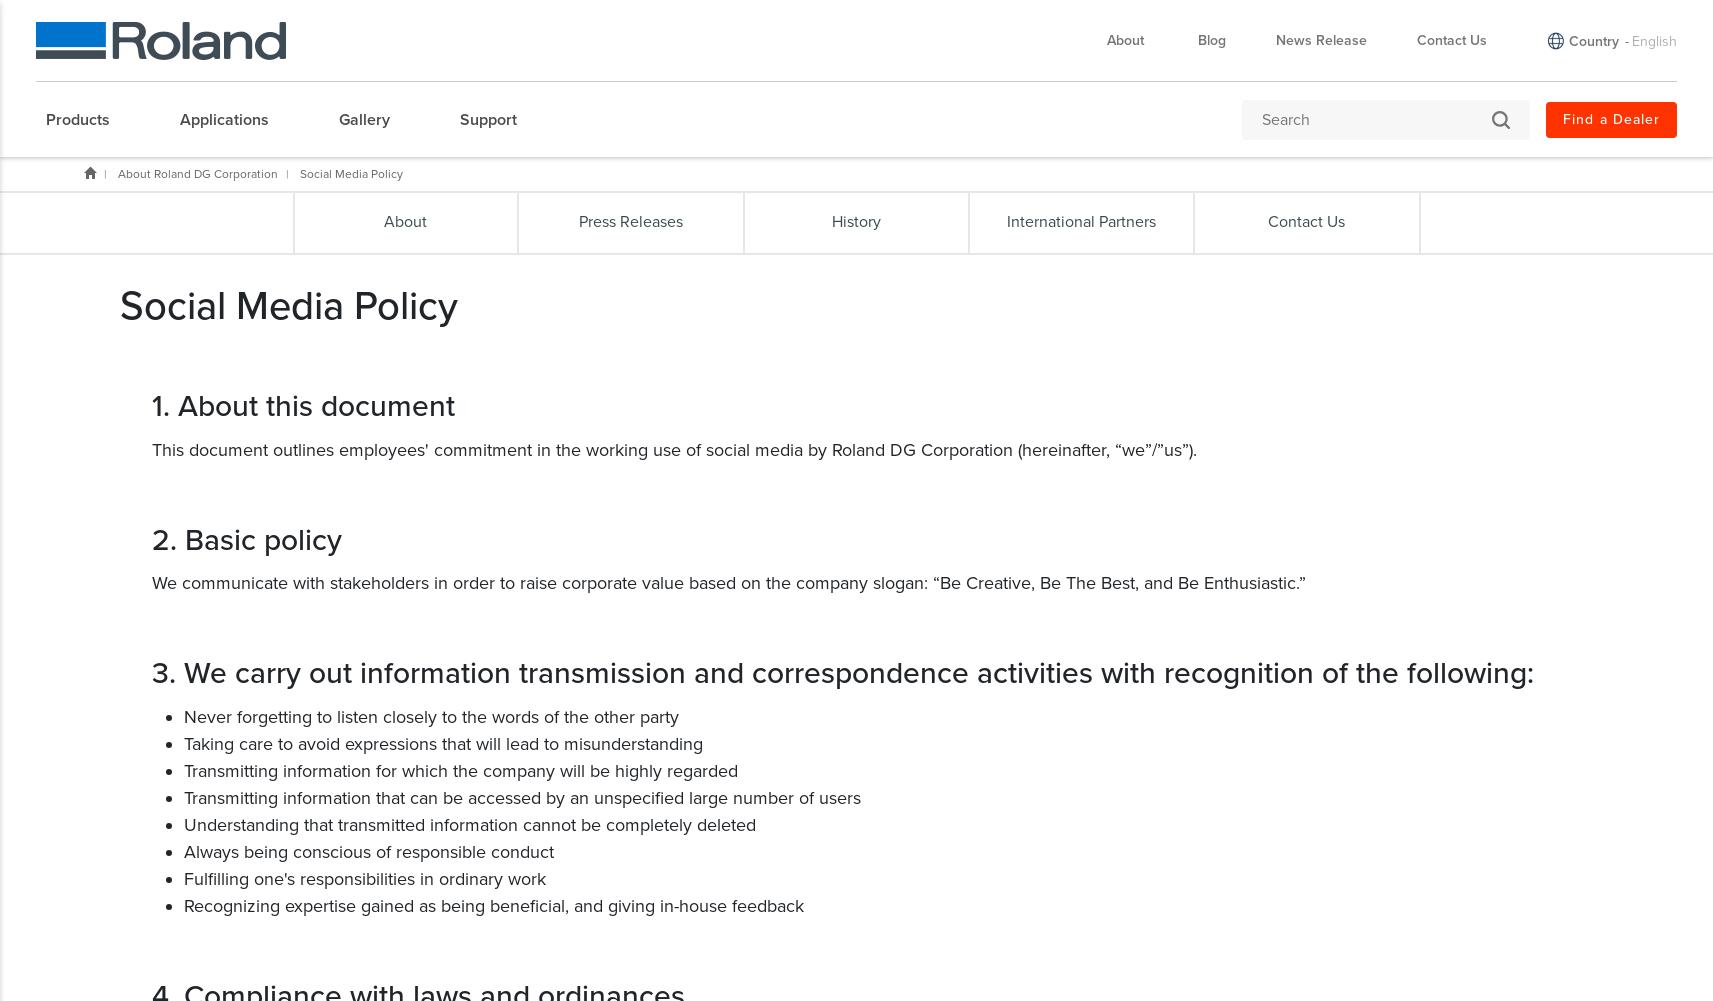 This screenshot has width=1713, height=1001. Describe the element at coordinates (442, 743) in the screenshot. I see `'Taking care to avoid expressions that will lead to misunderstanding'` at that location.